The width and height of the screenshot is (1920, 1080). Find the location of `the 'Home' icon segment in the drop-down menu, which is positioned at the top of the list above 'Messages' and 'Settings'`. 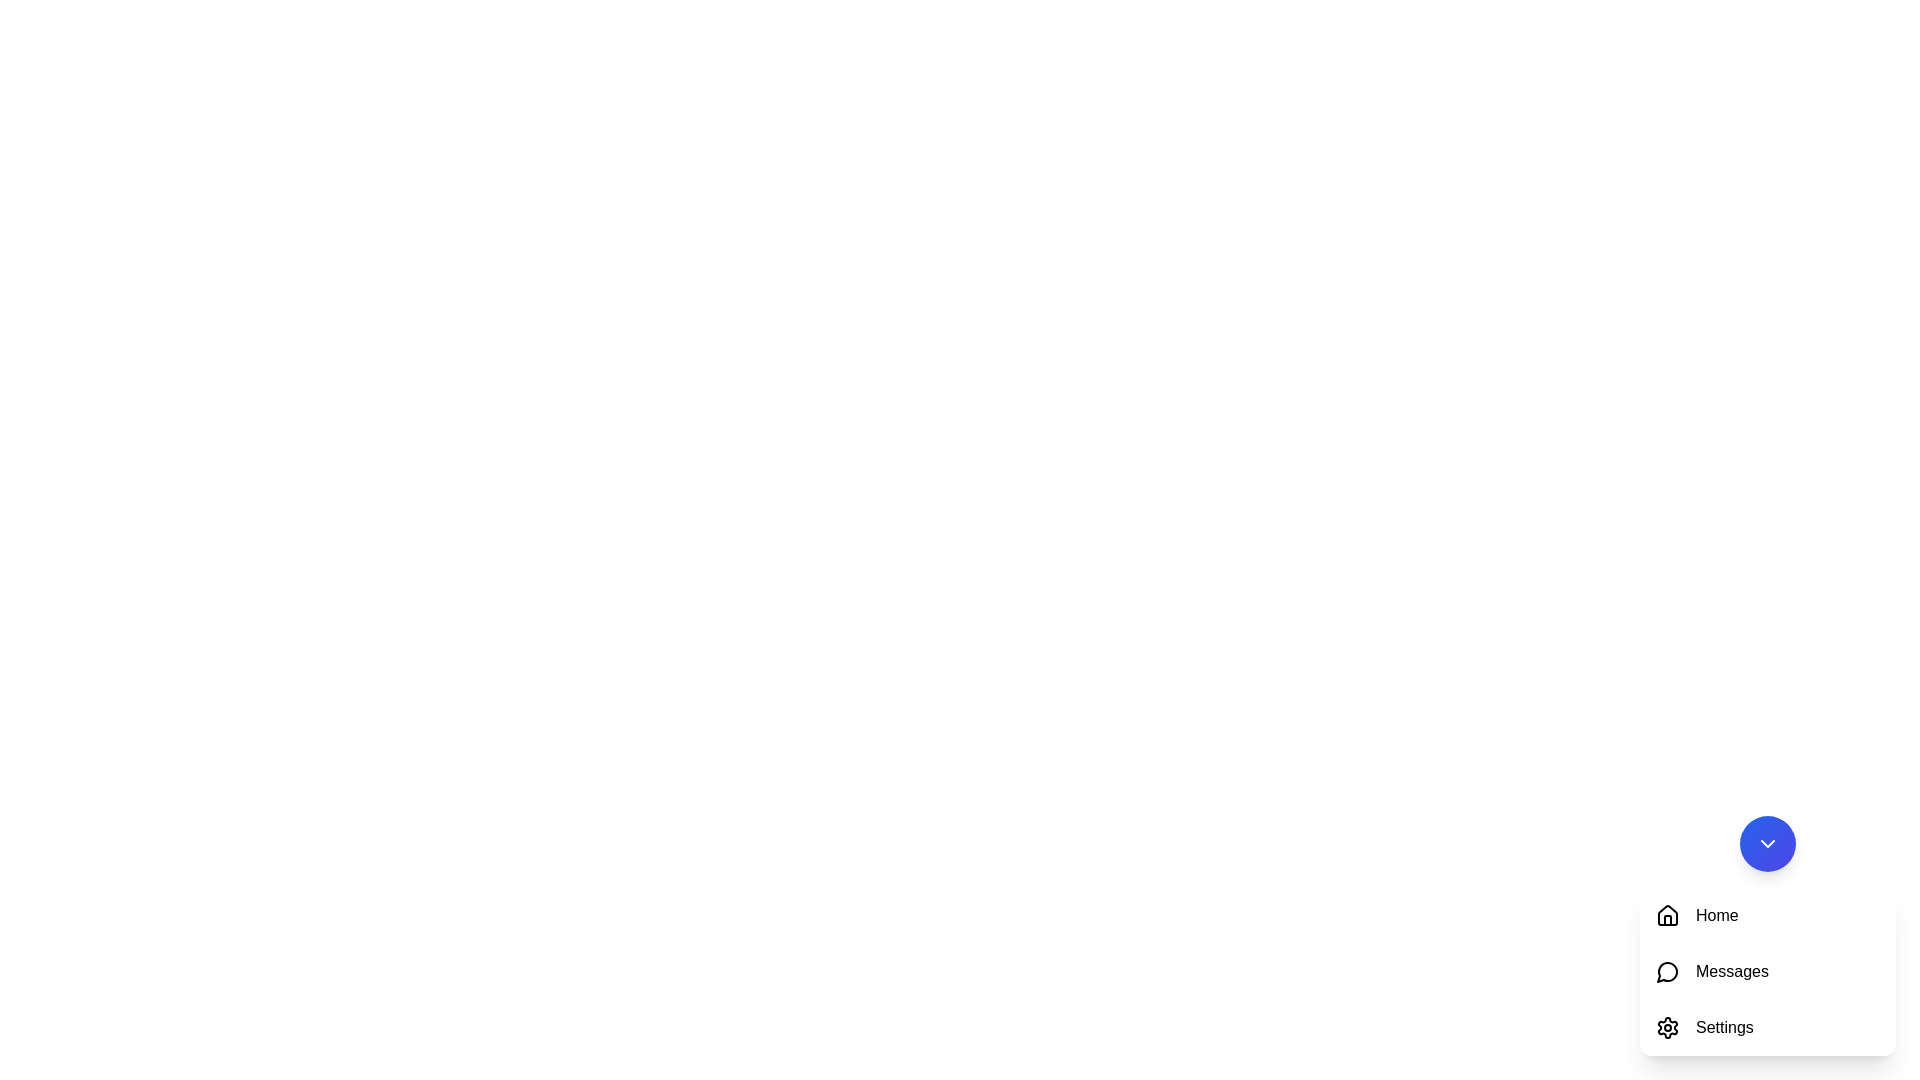

the 'Home' icon segment in the drop-down menu, which is positioned at the top of the list above 'Messages' and 'Settings' is located at coordinates (1668, 920).